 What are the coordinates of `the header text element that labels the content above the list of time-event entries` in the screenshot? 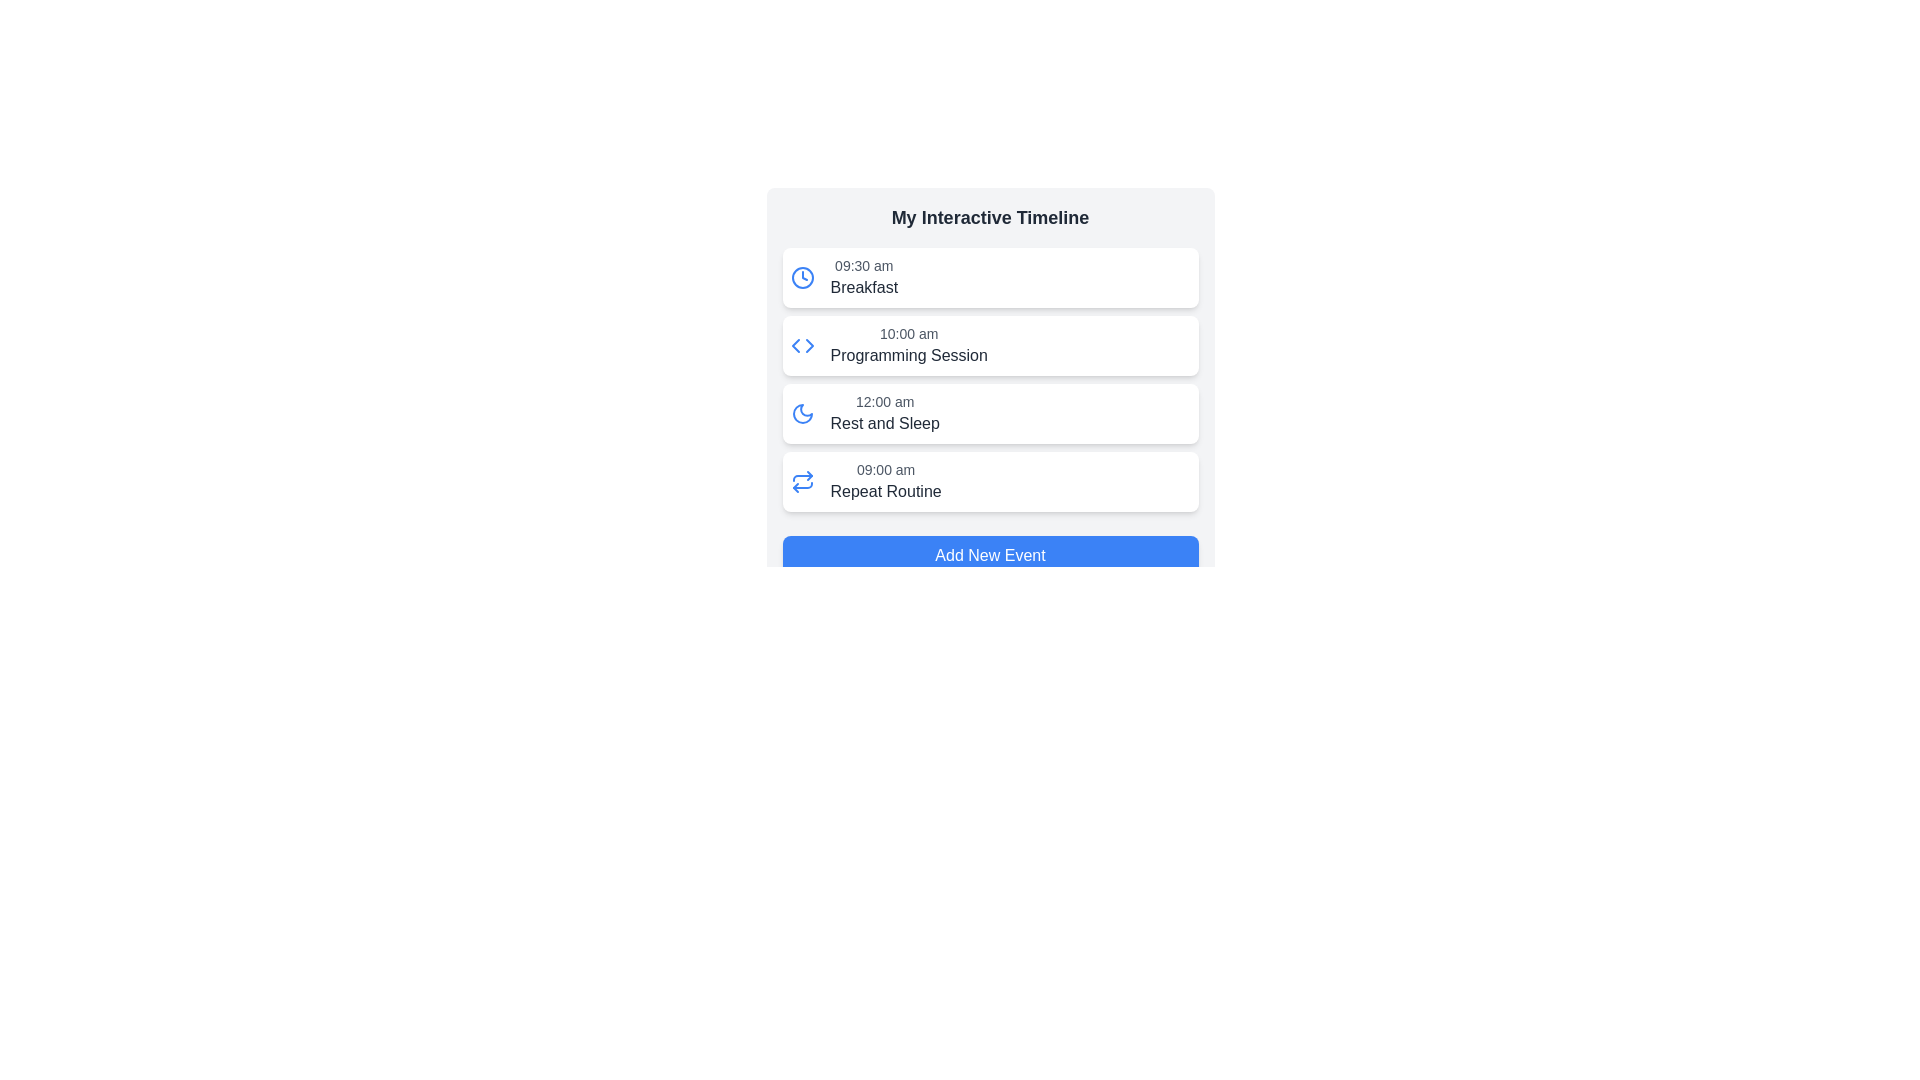 It's located at (990, 218).